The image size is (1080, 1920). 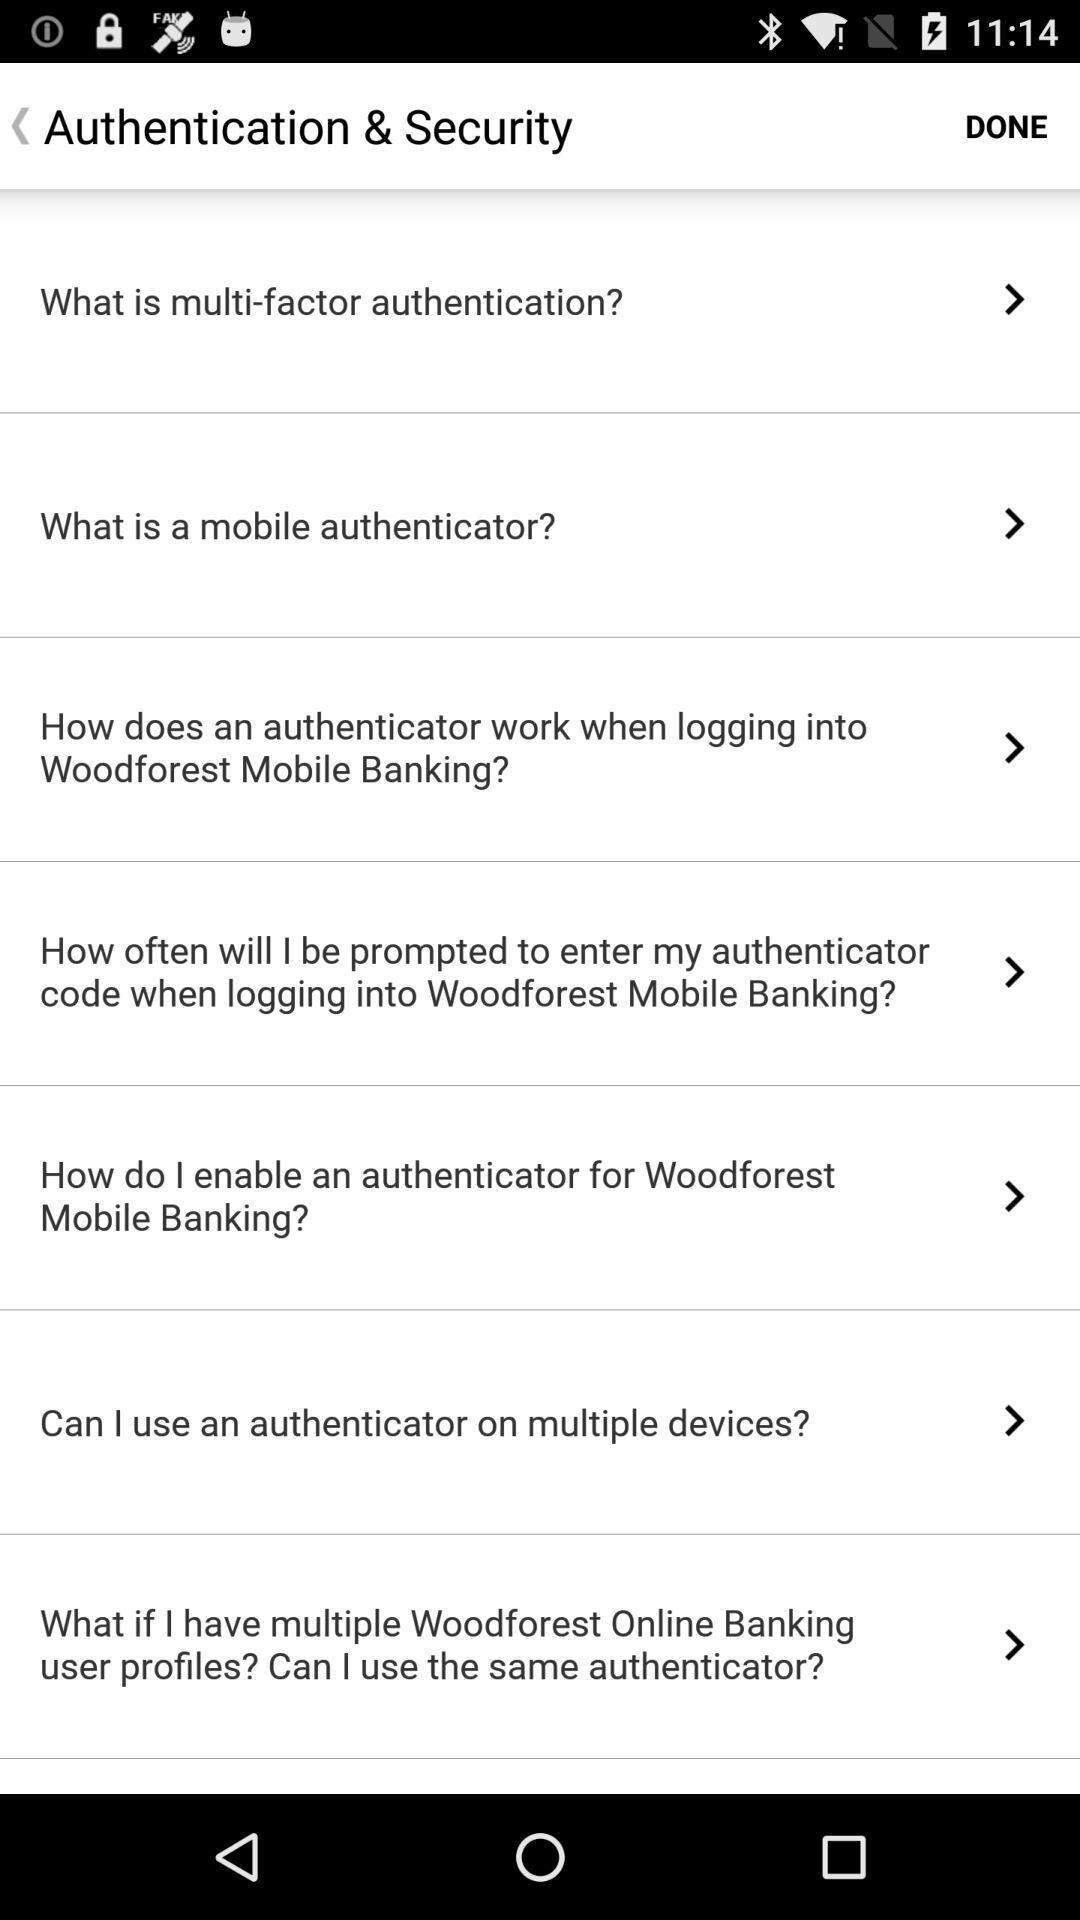 What do you see at coordinates (540, 636) in the screenshot?
I see `the icon above how does an` at bounding box center [540, 636].